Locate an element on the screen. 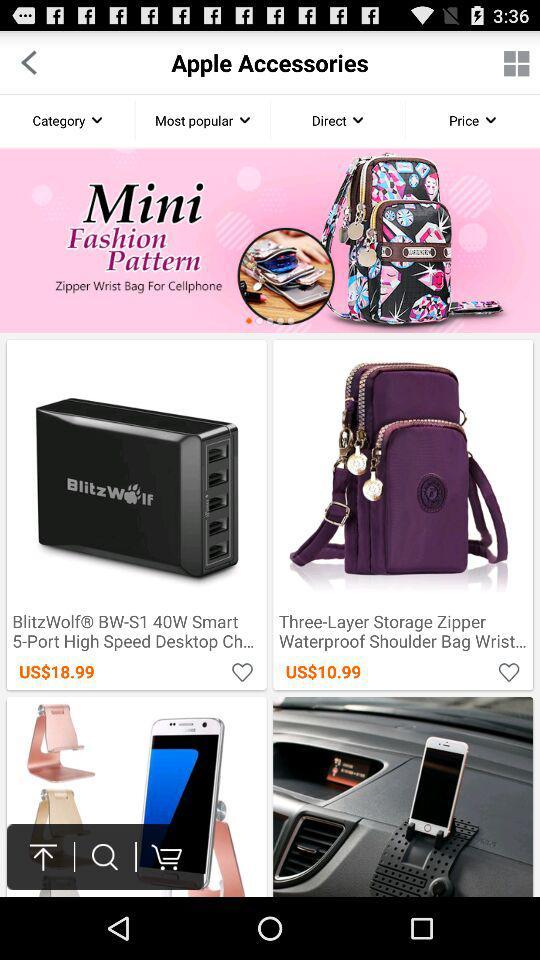  the arrow_backward icon is located at coordinates (27, 67).